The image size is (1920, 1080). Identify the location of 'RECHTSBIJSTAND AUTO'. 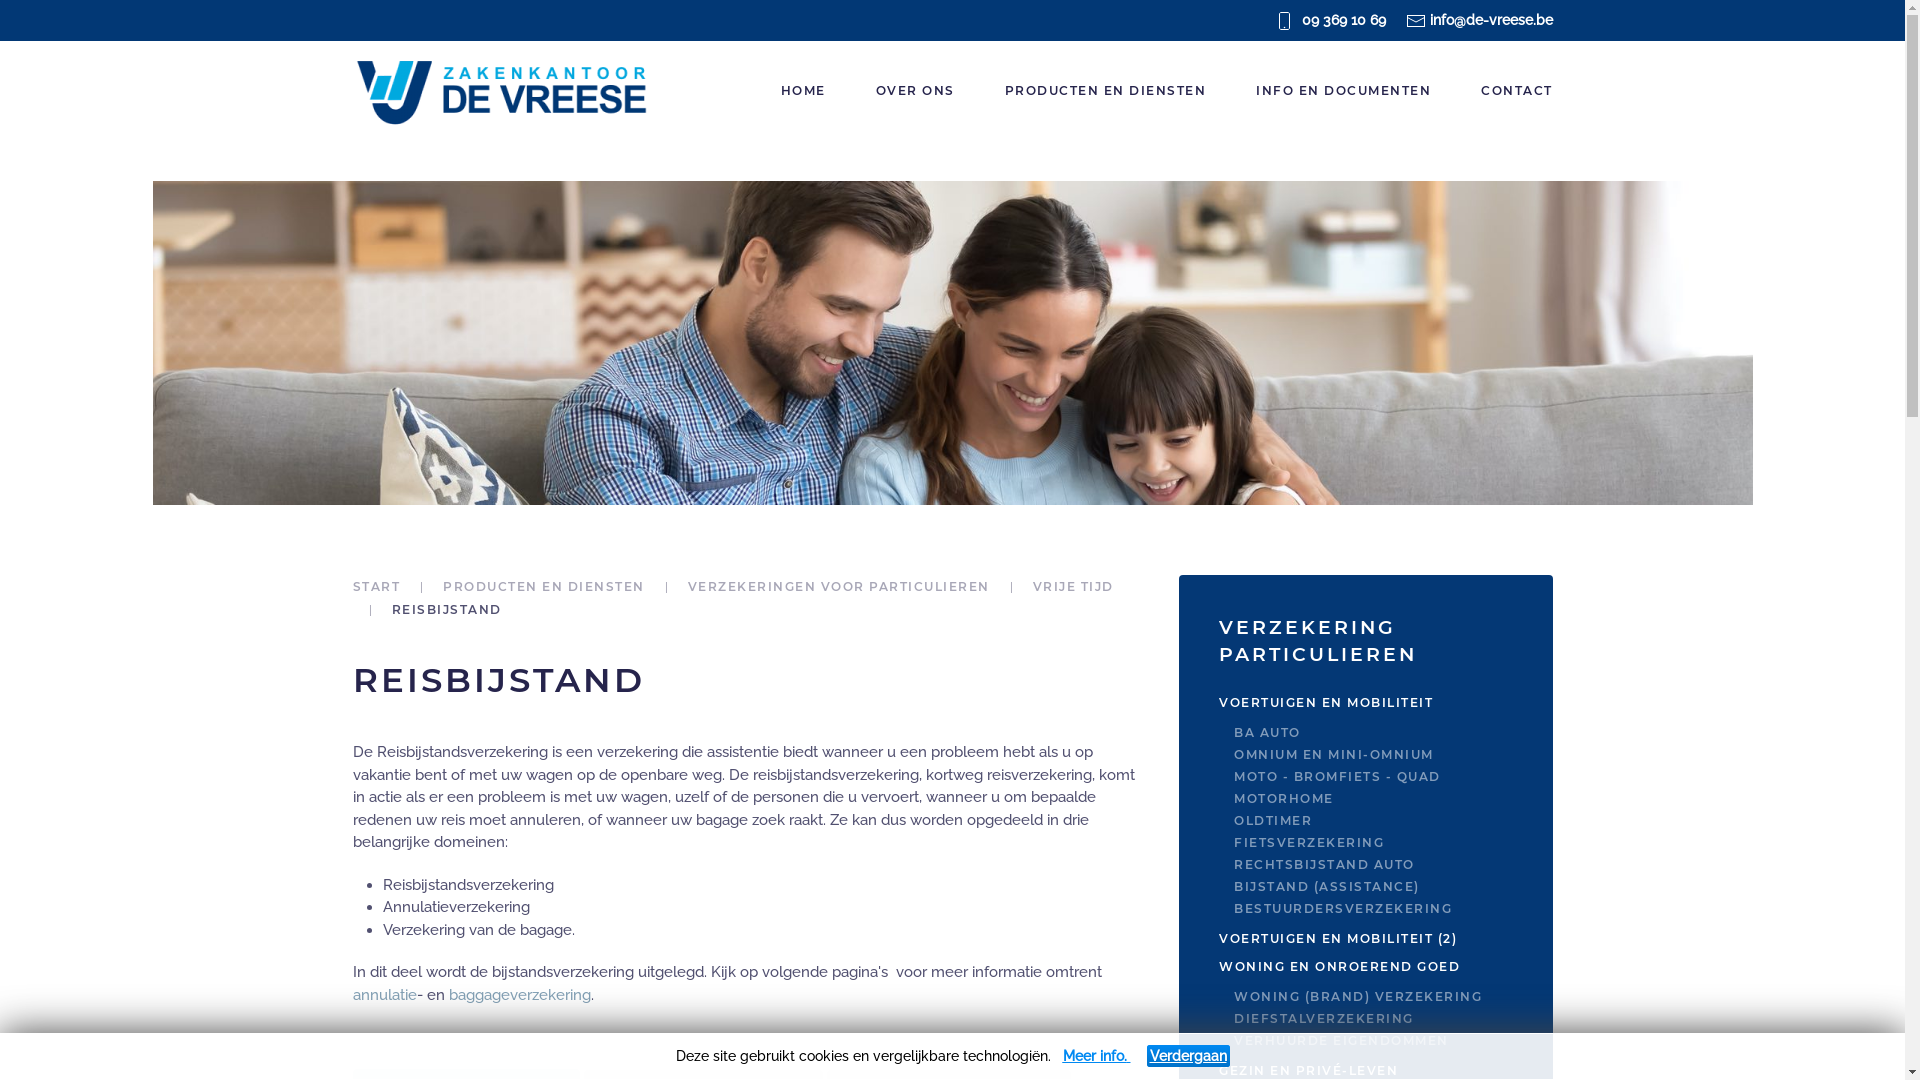
(1232, 863).